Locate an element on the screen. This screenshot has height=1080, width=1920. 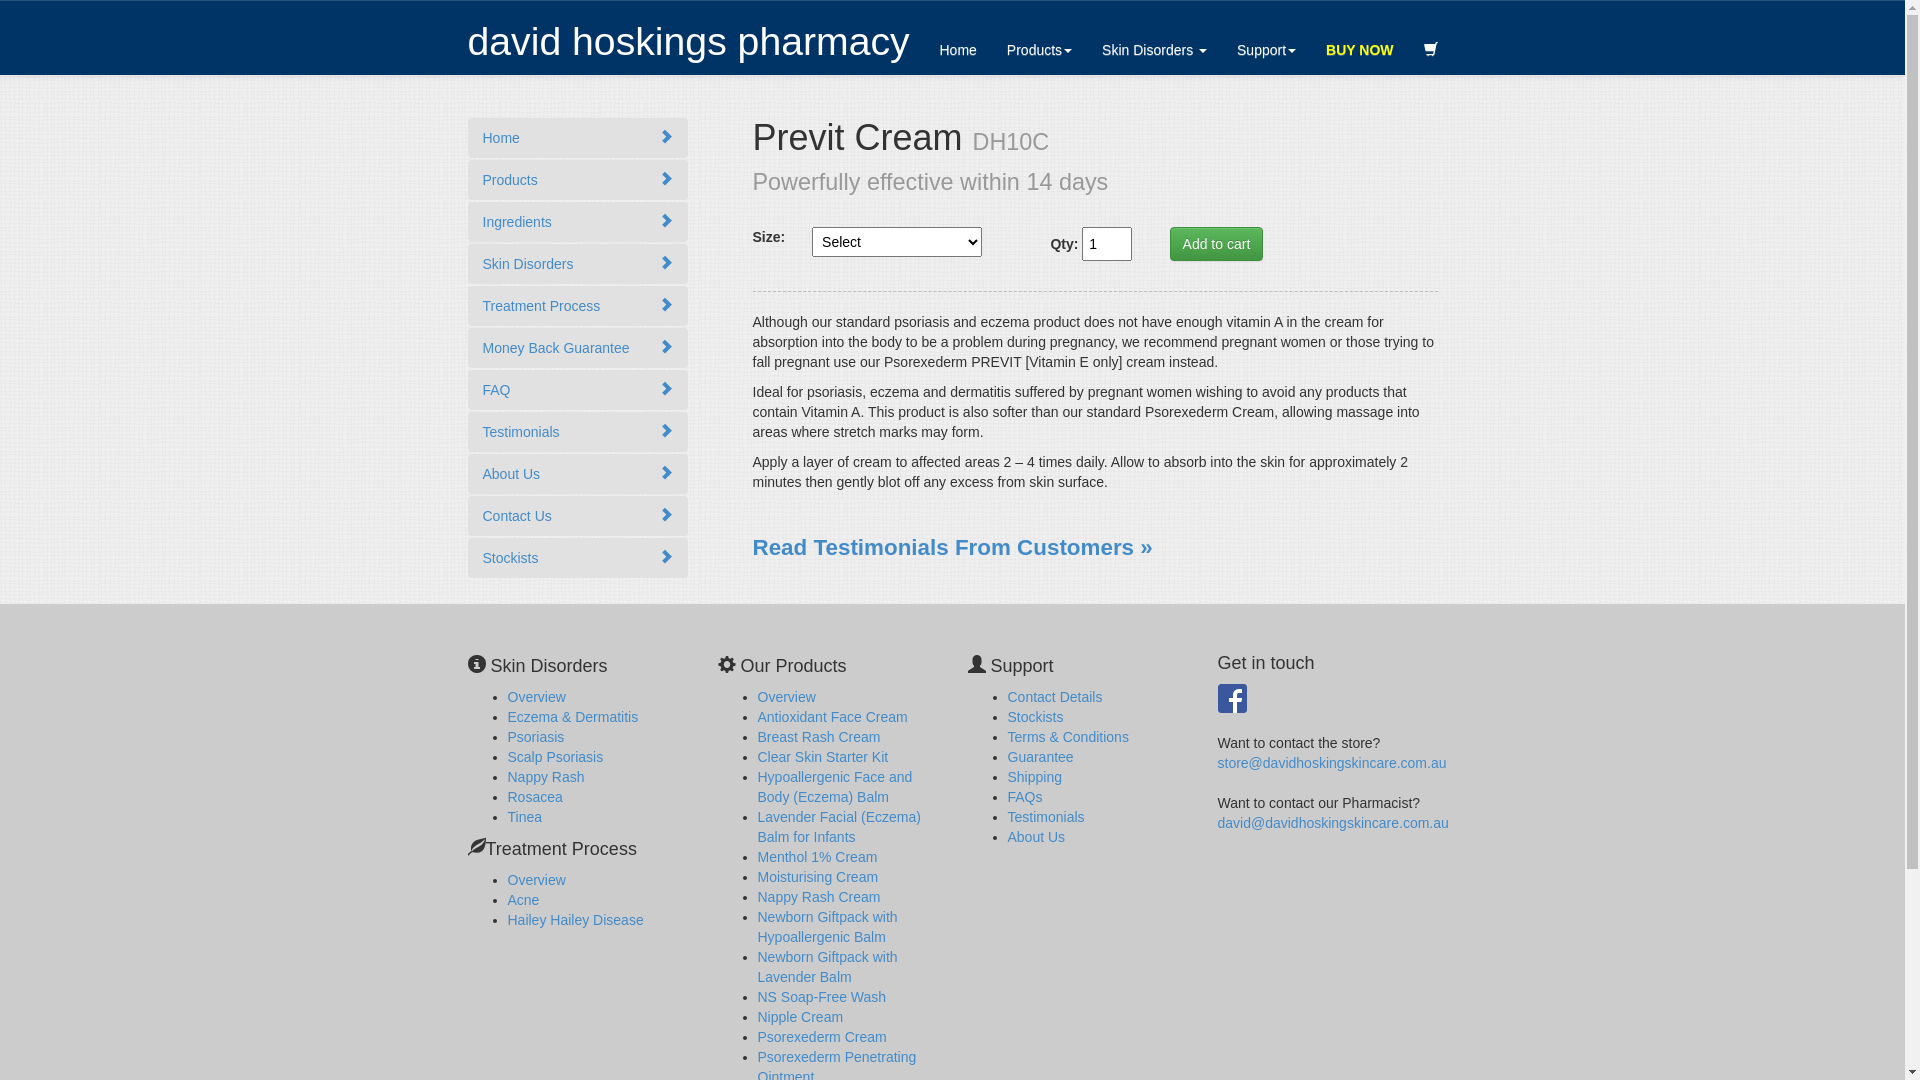
'store@davidhoskingskincare.com.au' is located at coordinates (1332, 763).